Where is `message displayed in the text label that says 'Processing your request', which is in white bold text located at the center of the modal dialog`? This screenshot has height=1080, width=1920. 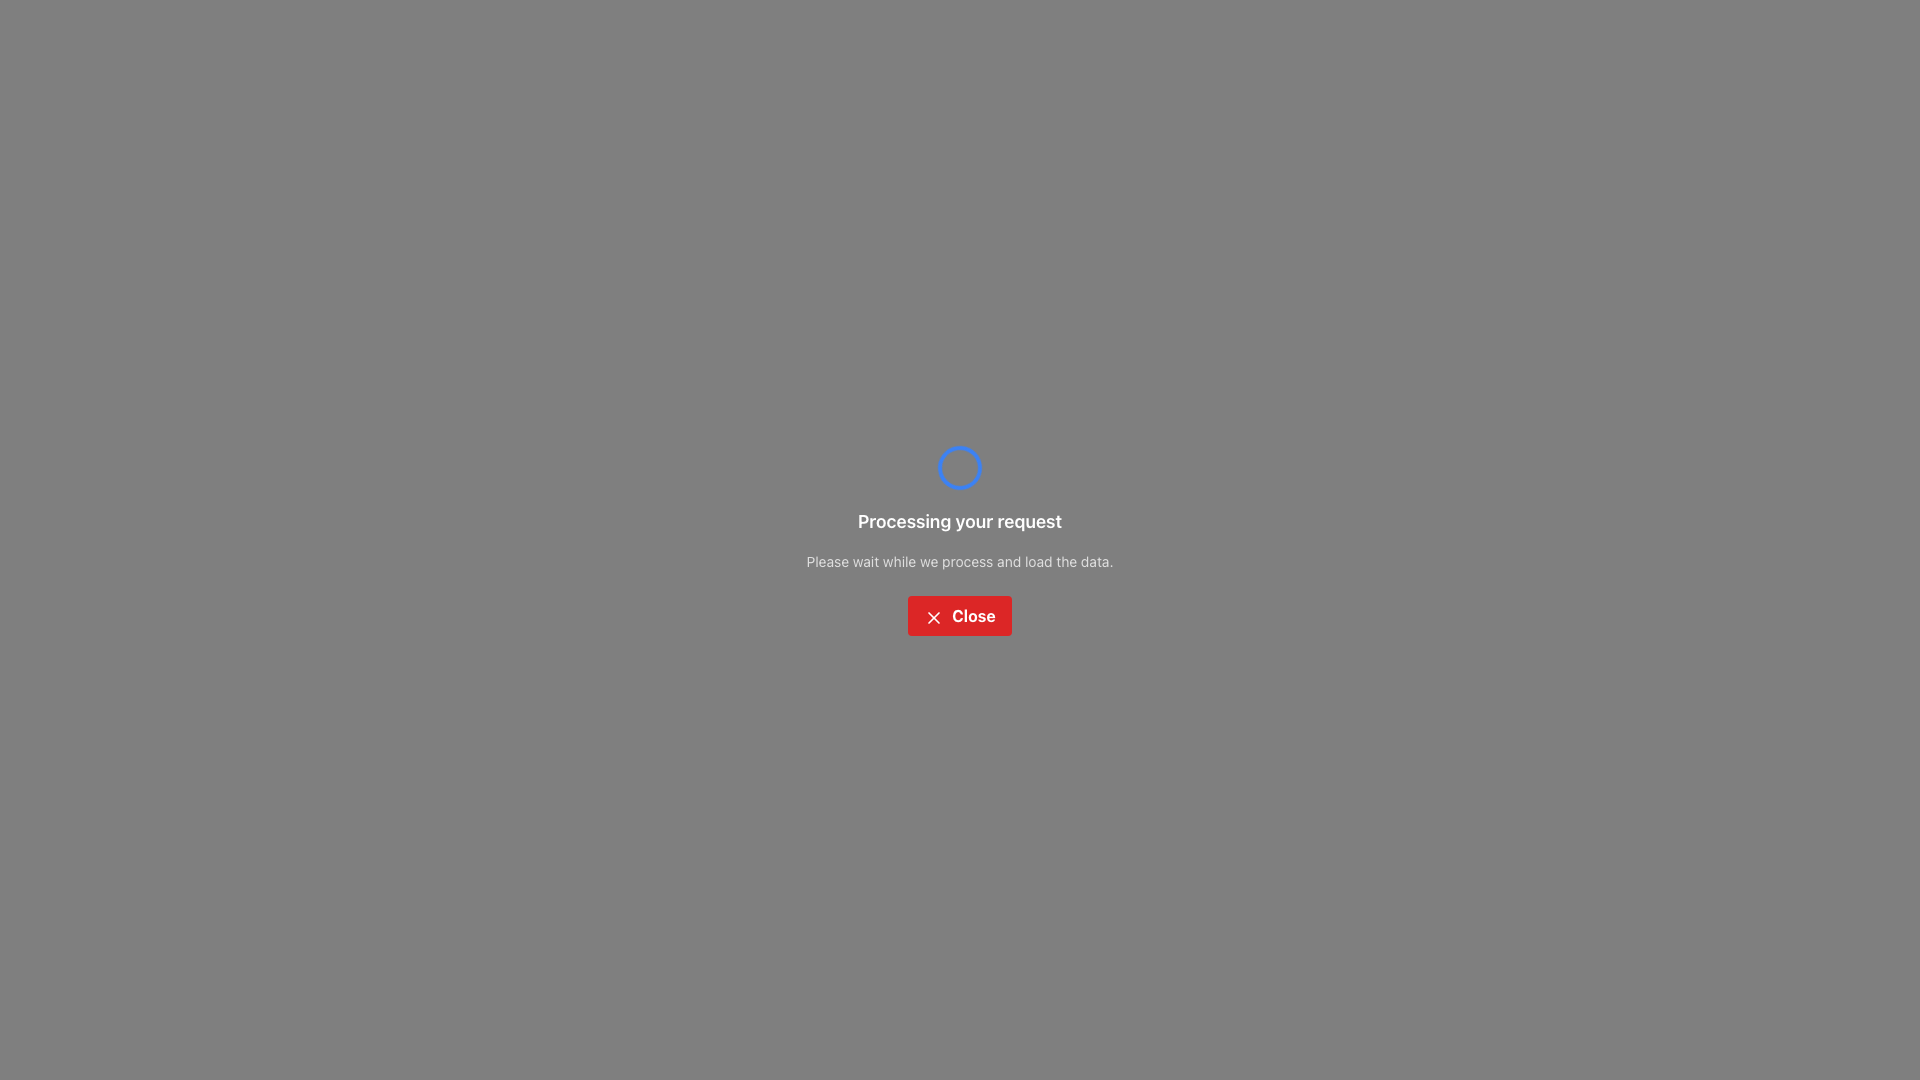
message displayed in the text label that says 'Processing your request', which is in white bold text located at the center of the modal dialog is located at coordinates (960, 520).